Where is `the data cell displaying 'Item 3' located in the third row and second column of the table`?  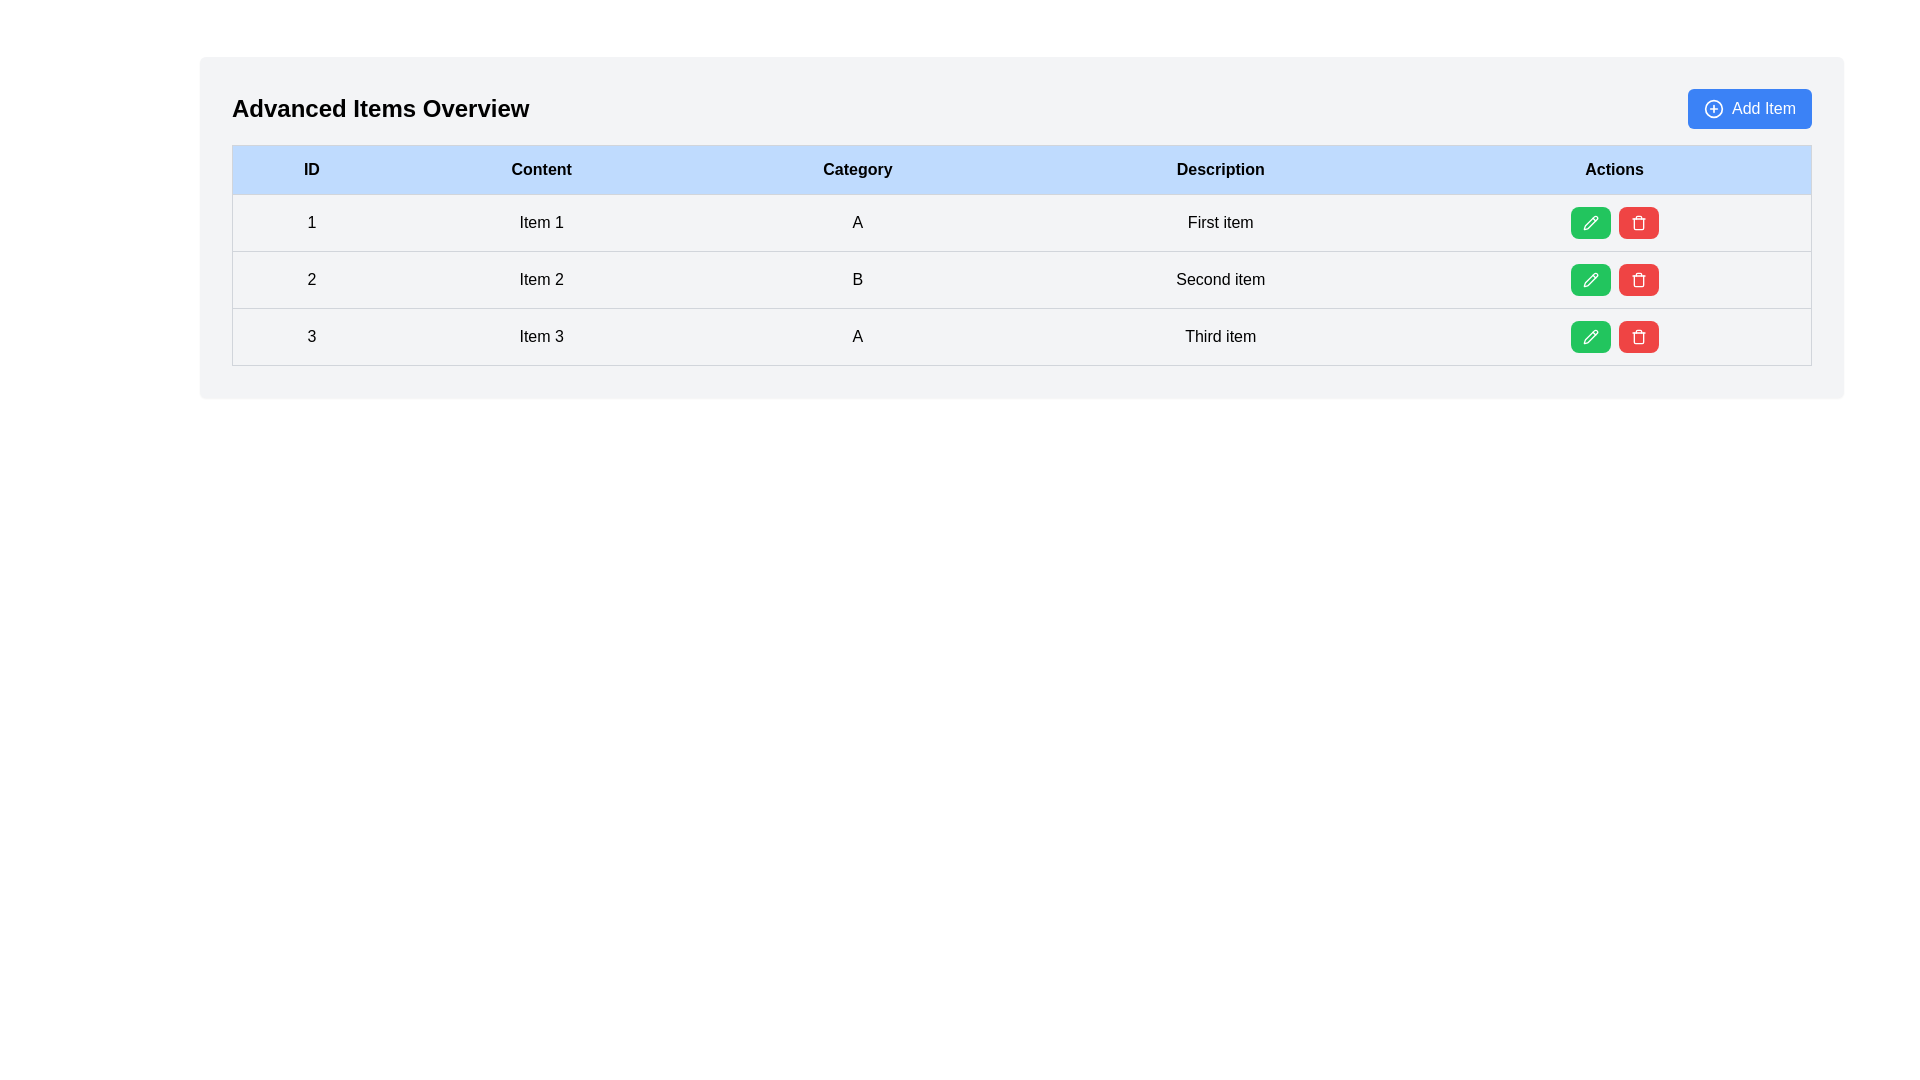 the data cell displaying 'Item 3' located in the third row and second column of the table is located at coordinates (541, 335).